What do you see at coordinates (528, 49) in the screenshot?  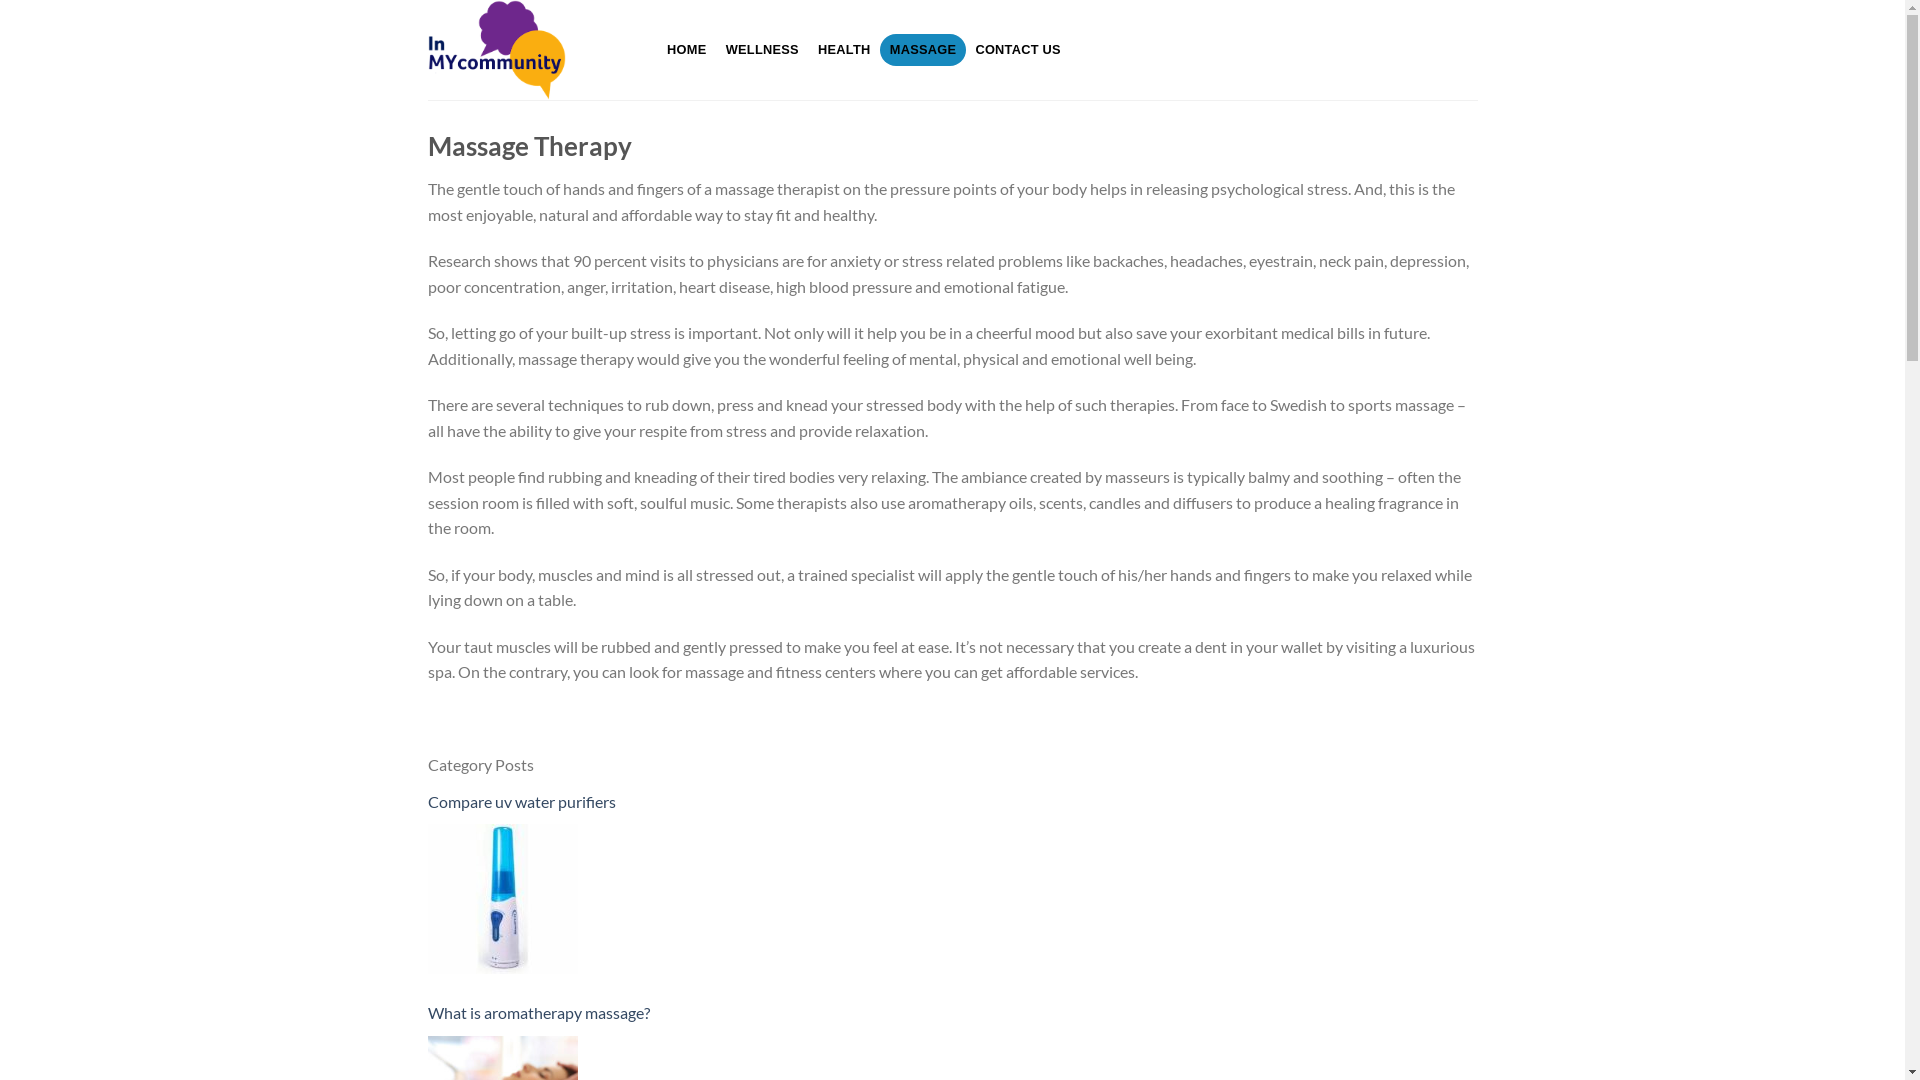 I see `'Wellness Approach To Health Blog & Forums - Get Healthy'` at bounding box center [528, 49].